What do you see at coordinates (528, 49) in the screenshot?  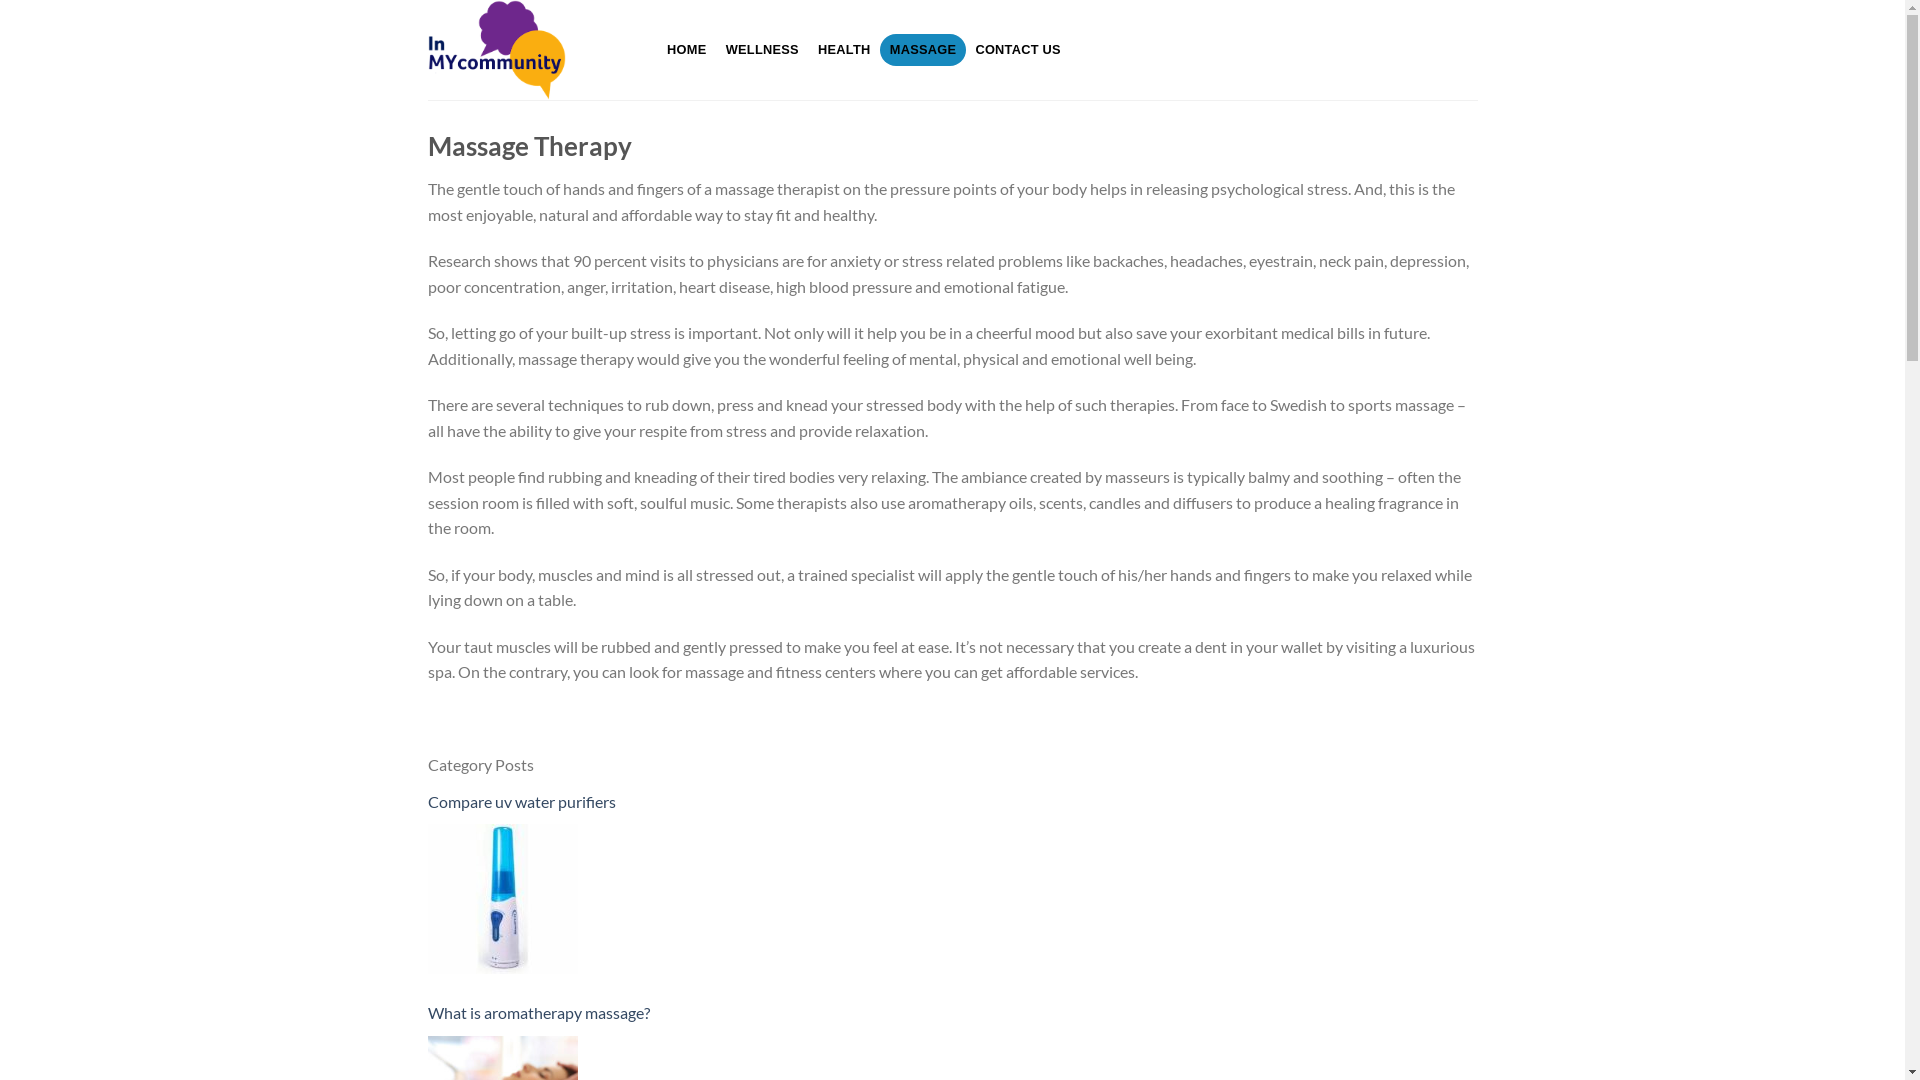 I see `'Wellness Approach To Health Blog & Forums - Get Healthy'` at bounding box center [528, 49].